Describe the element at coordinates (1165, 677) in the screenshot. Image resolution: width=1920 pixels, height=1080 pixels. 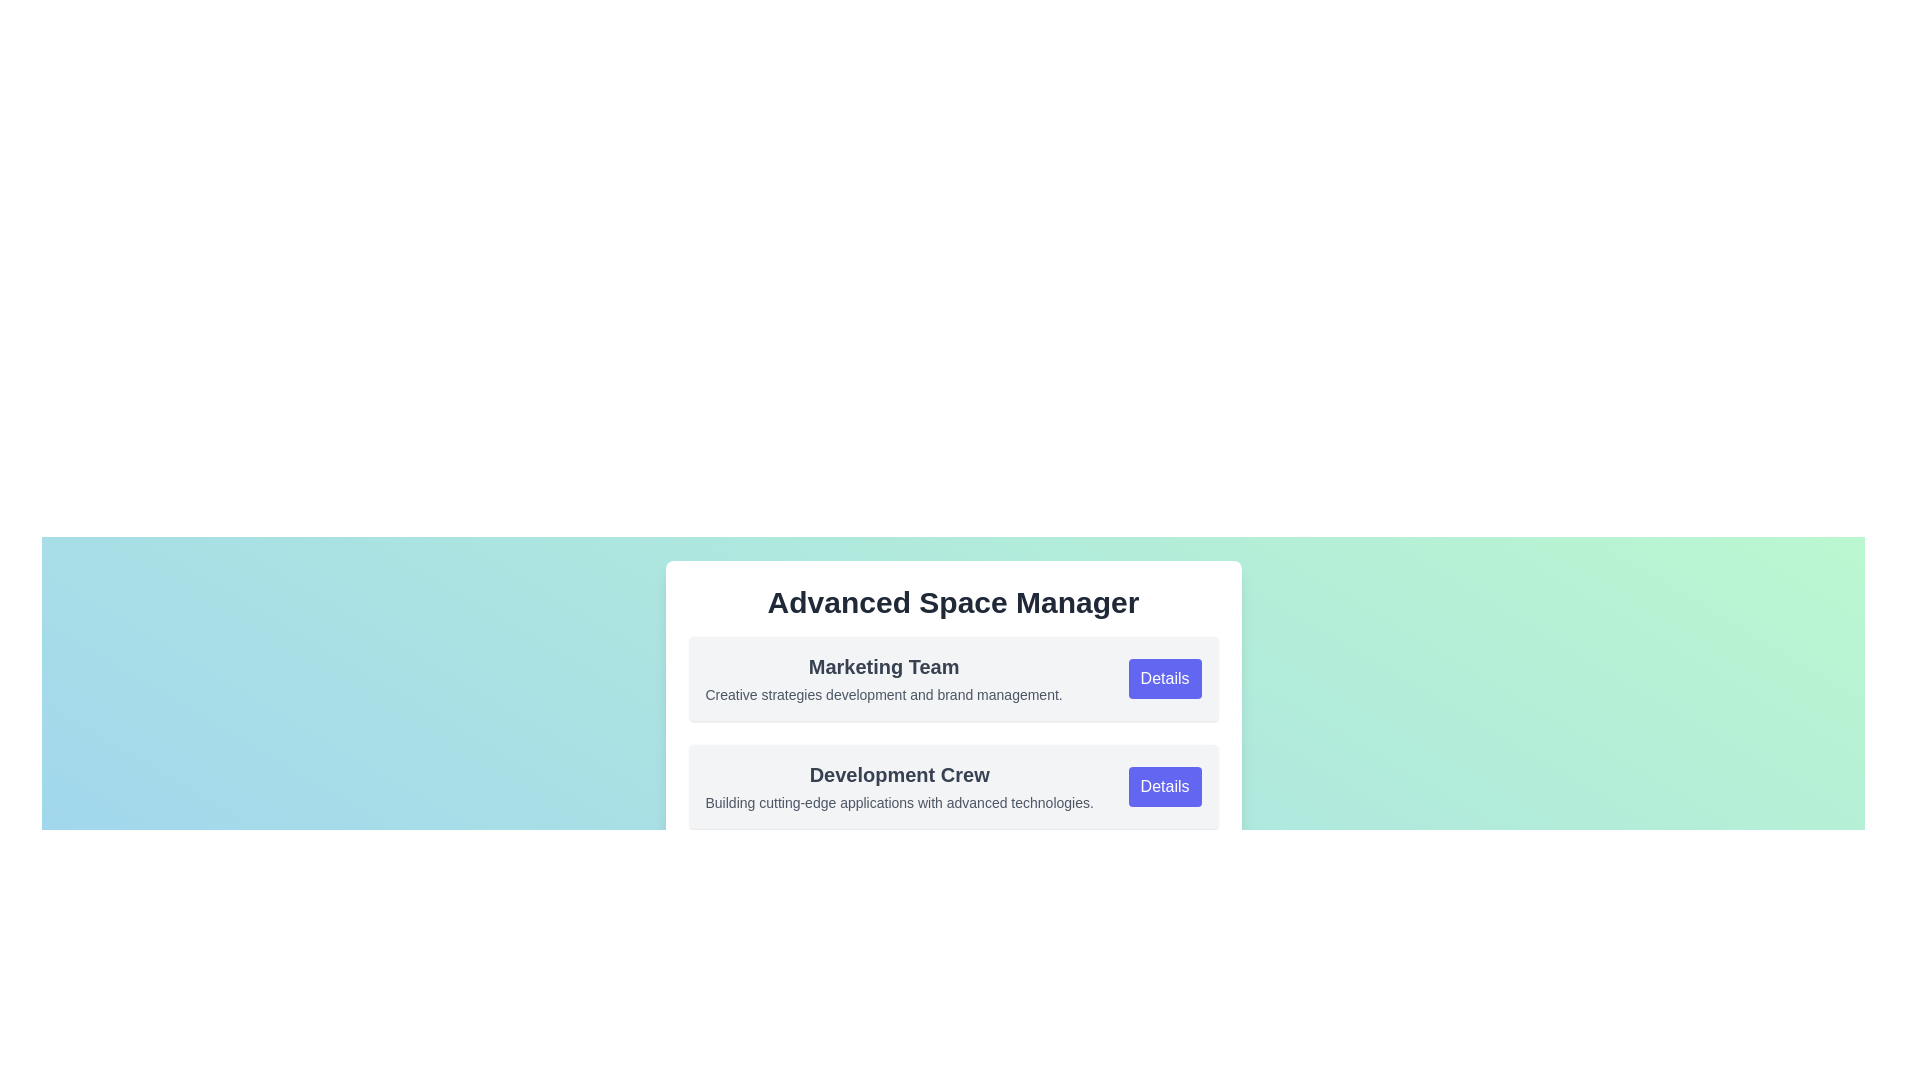
I see `the button located at the bottom-right section of the 'Marketing Team' card` at that location.